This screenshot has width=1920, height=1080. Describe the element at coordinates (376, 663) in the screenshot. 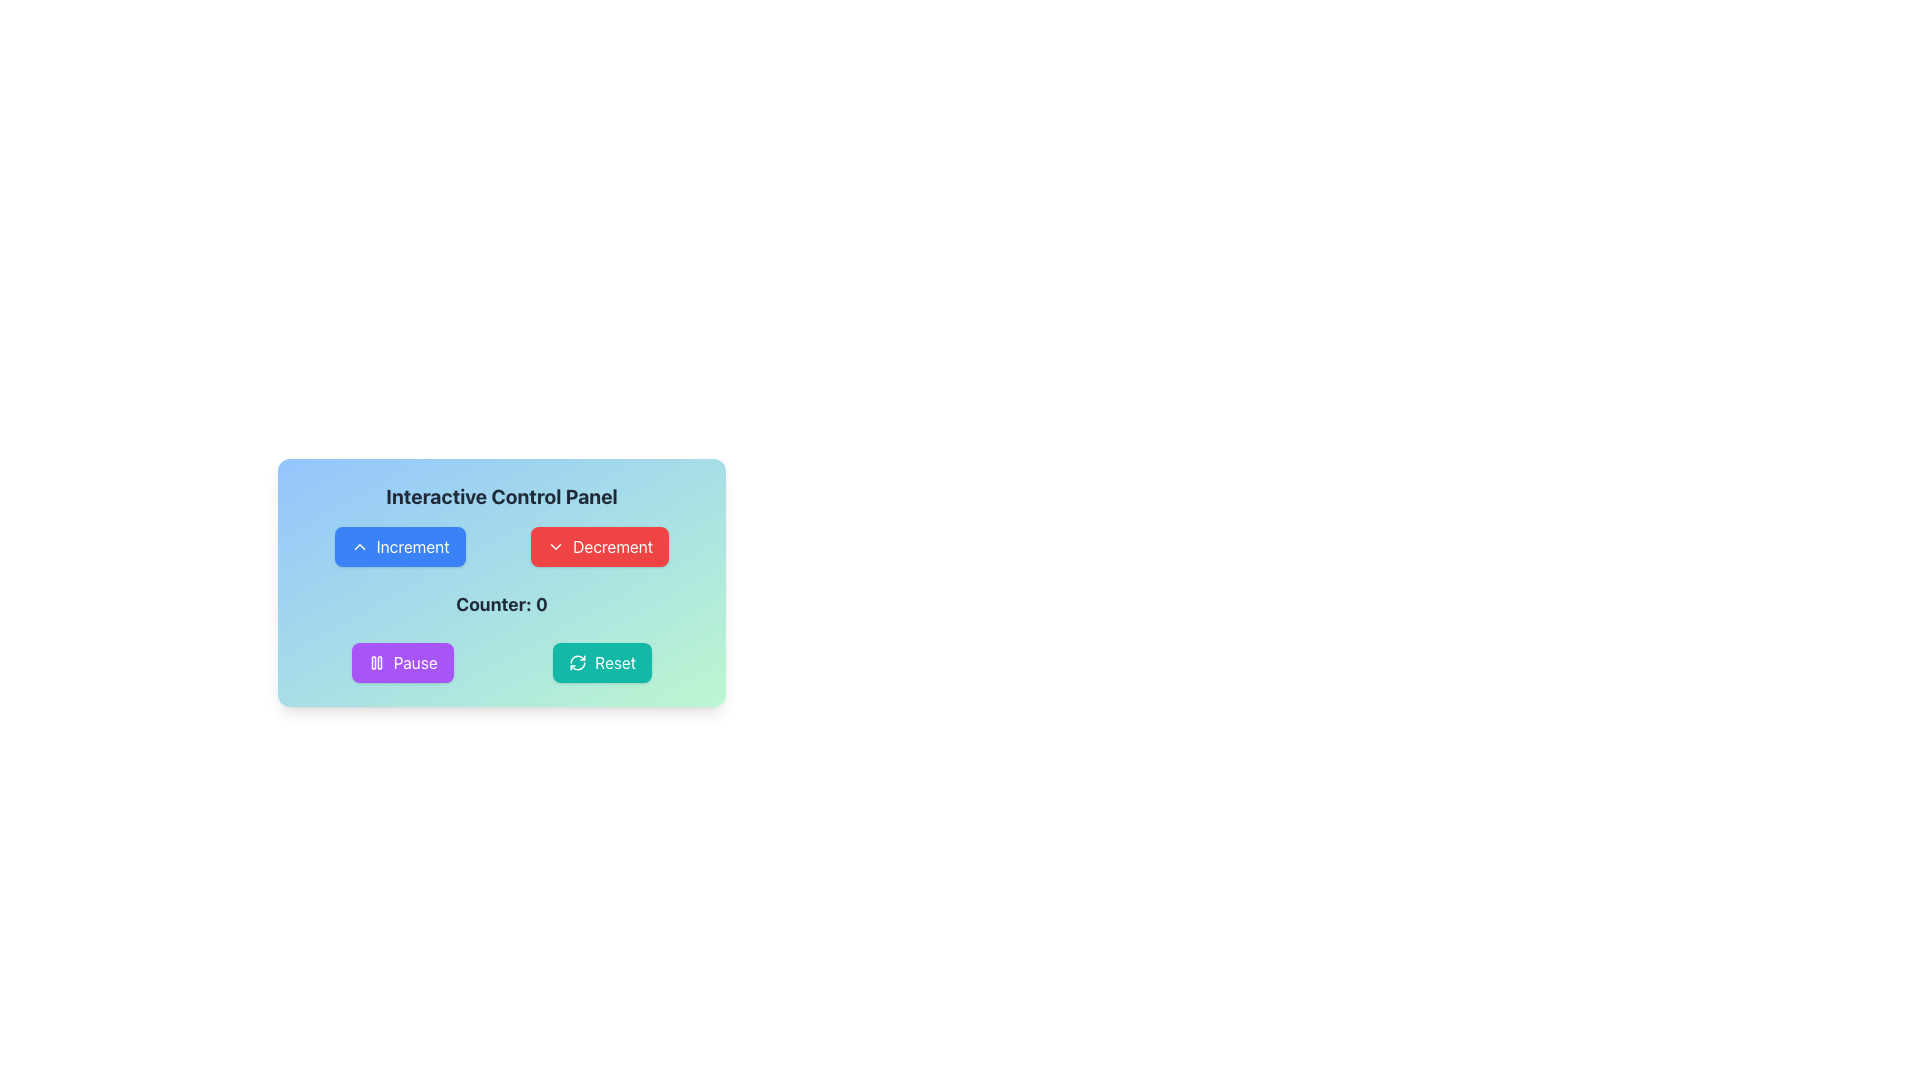

I see `the pause icon, which is represented by two vertical rectangles side-by-side, located within the 'Pause' button on the left side of the button labeled 'Pause'` at that location.